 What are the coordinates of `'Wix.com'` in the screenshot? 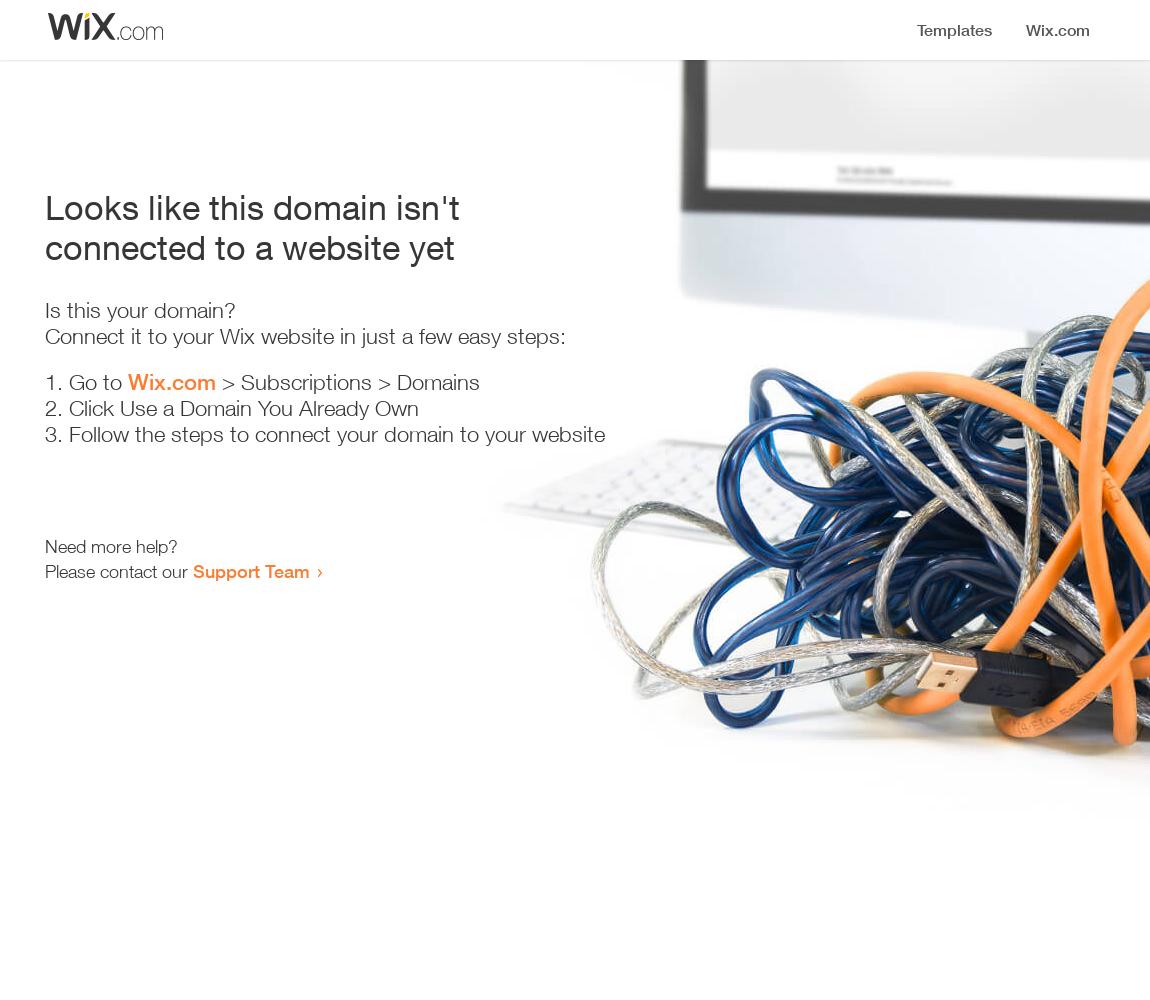 It's located at (171, 382).